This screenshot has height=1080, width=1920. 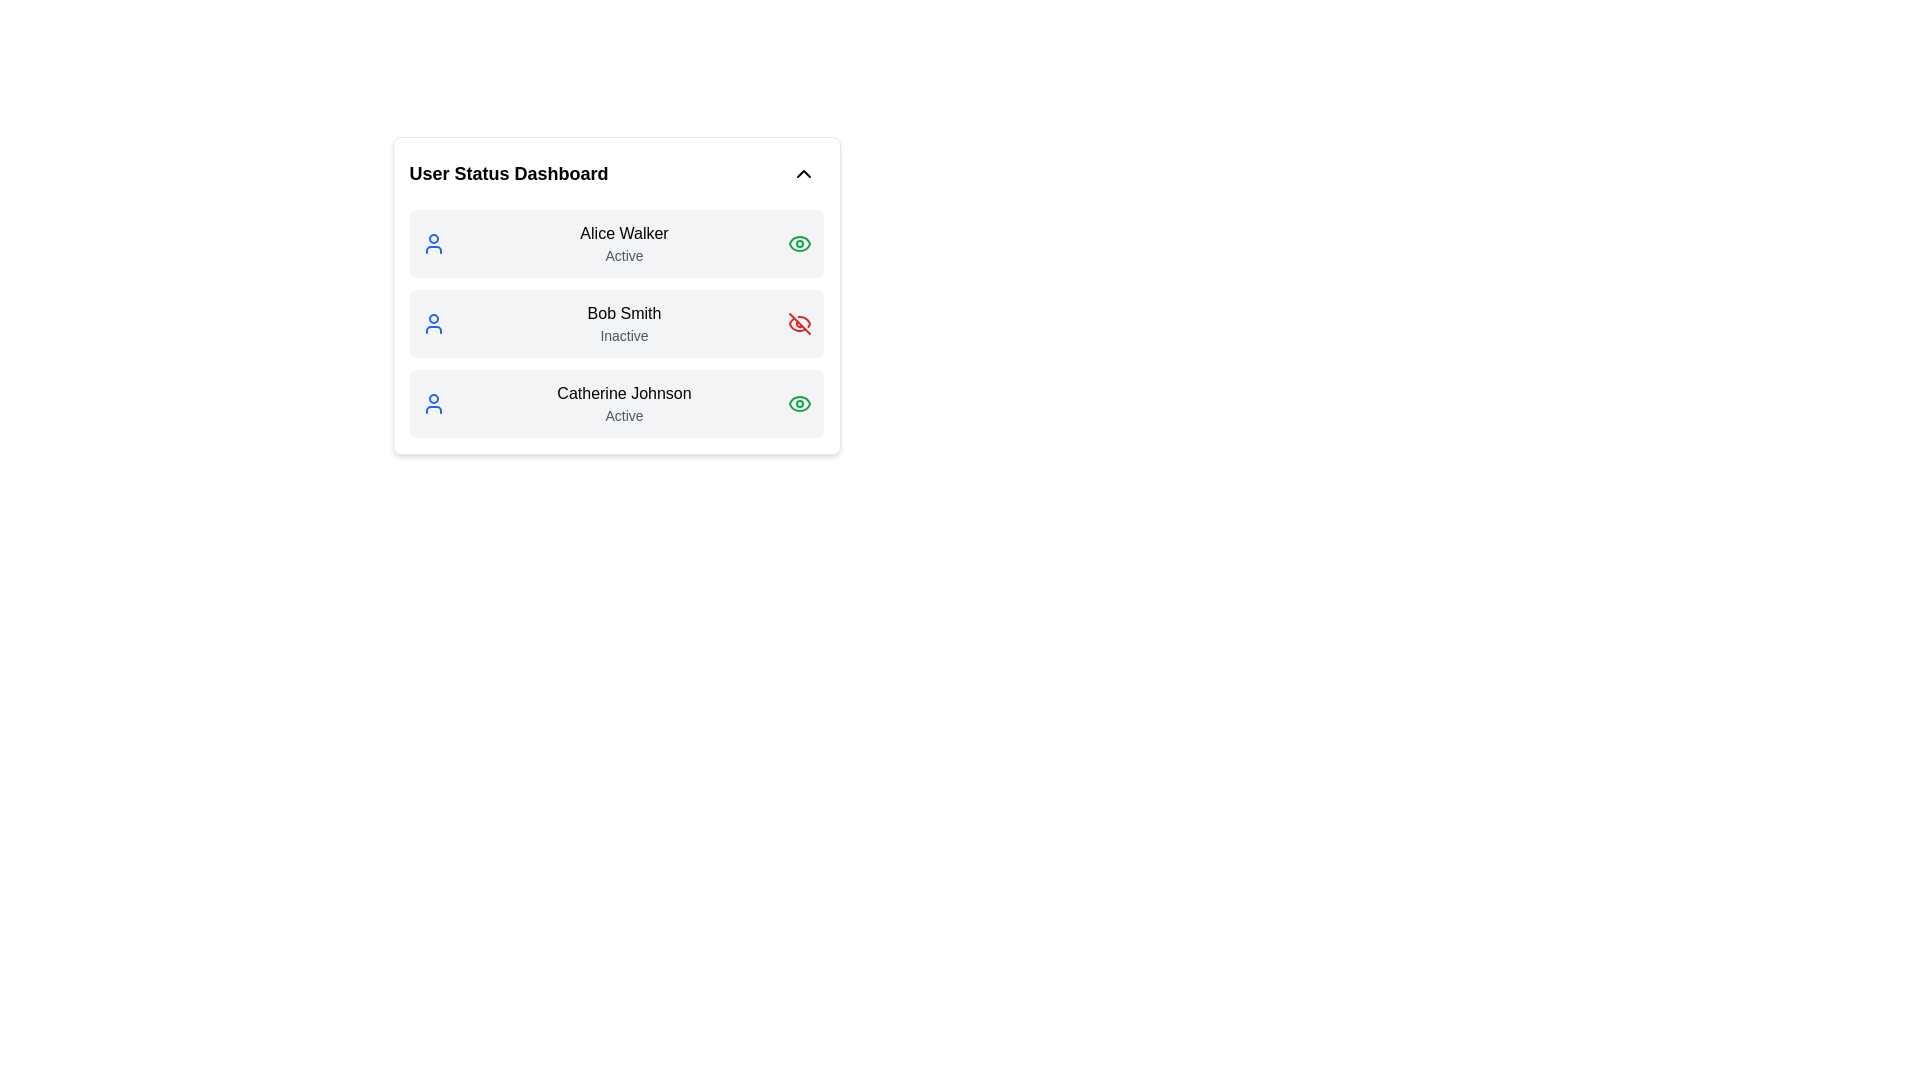 I want to click on the state symbolized by the green eye icon located next to the text 'Alice Walker' in the user status dashboard, so click(x=798, y=242).